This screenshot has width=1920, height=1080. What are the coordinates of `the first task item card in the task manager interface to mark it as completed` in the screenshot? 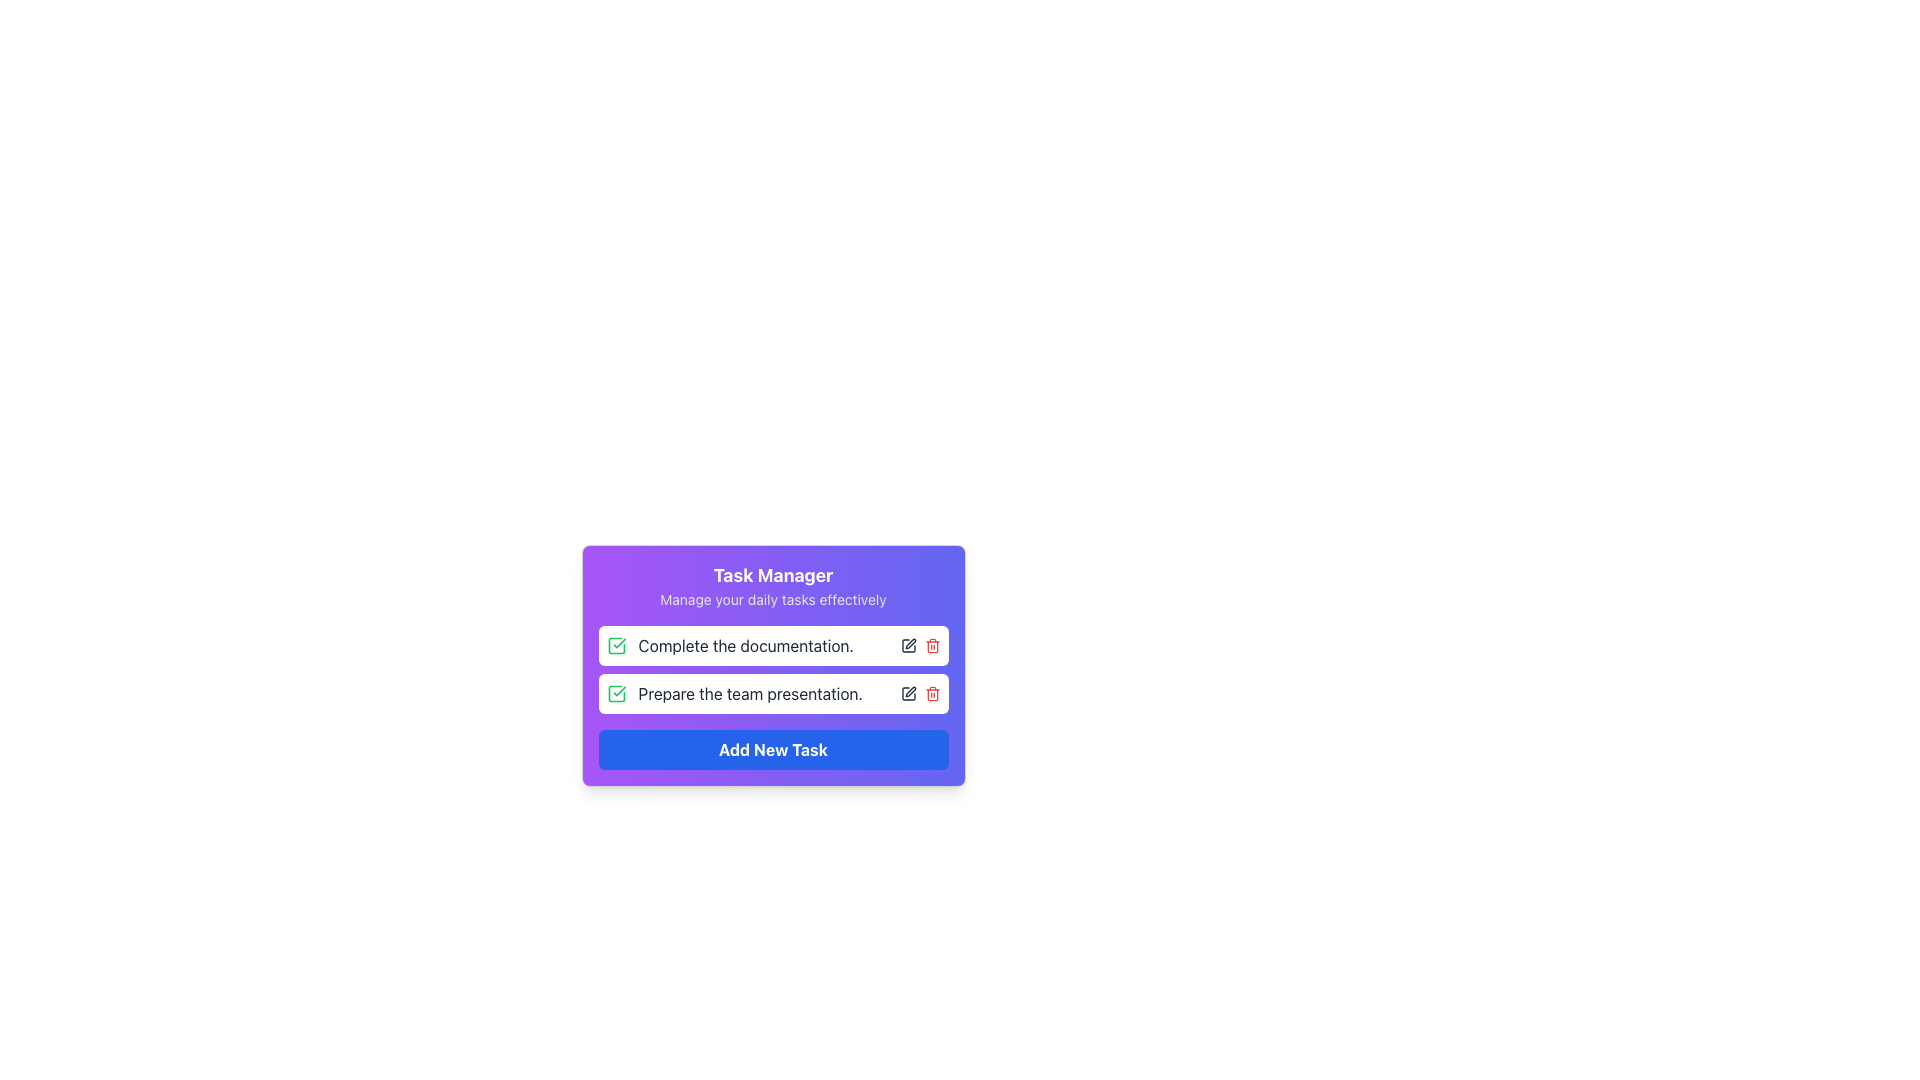 It's located at (772, 645).